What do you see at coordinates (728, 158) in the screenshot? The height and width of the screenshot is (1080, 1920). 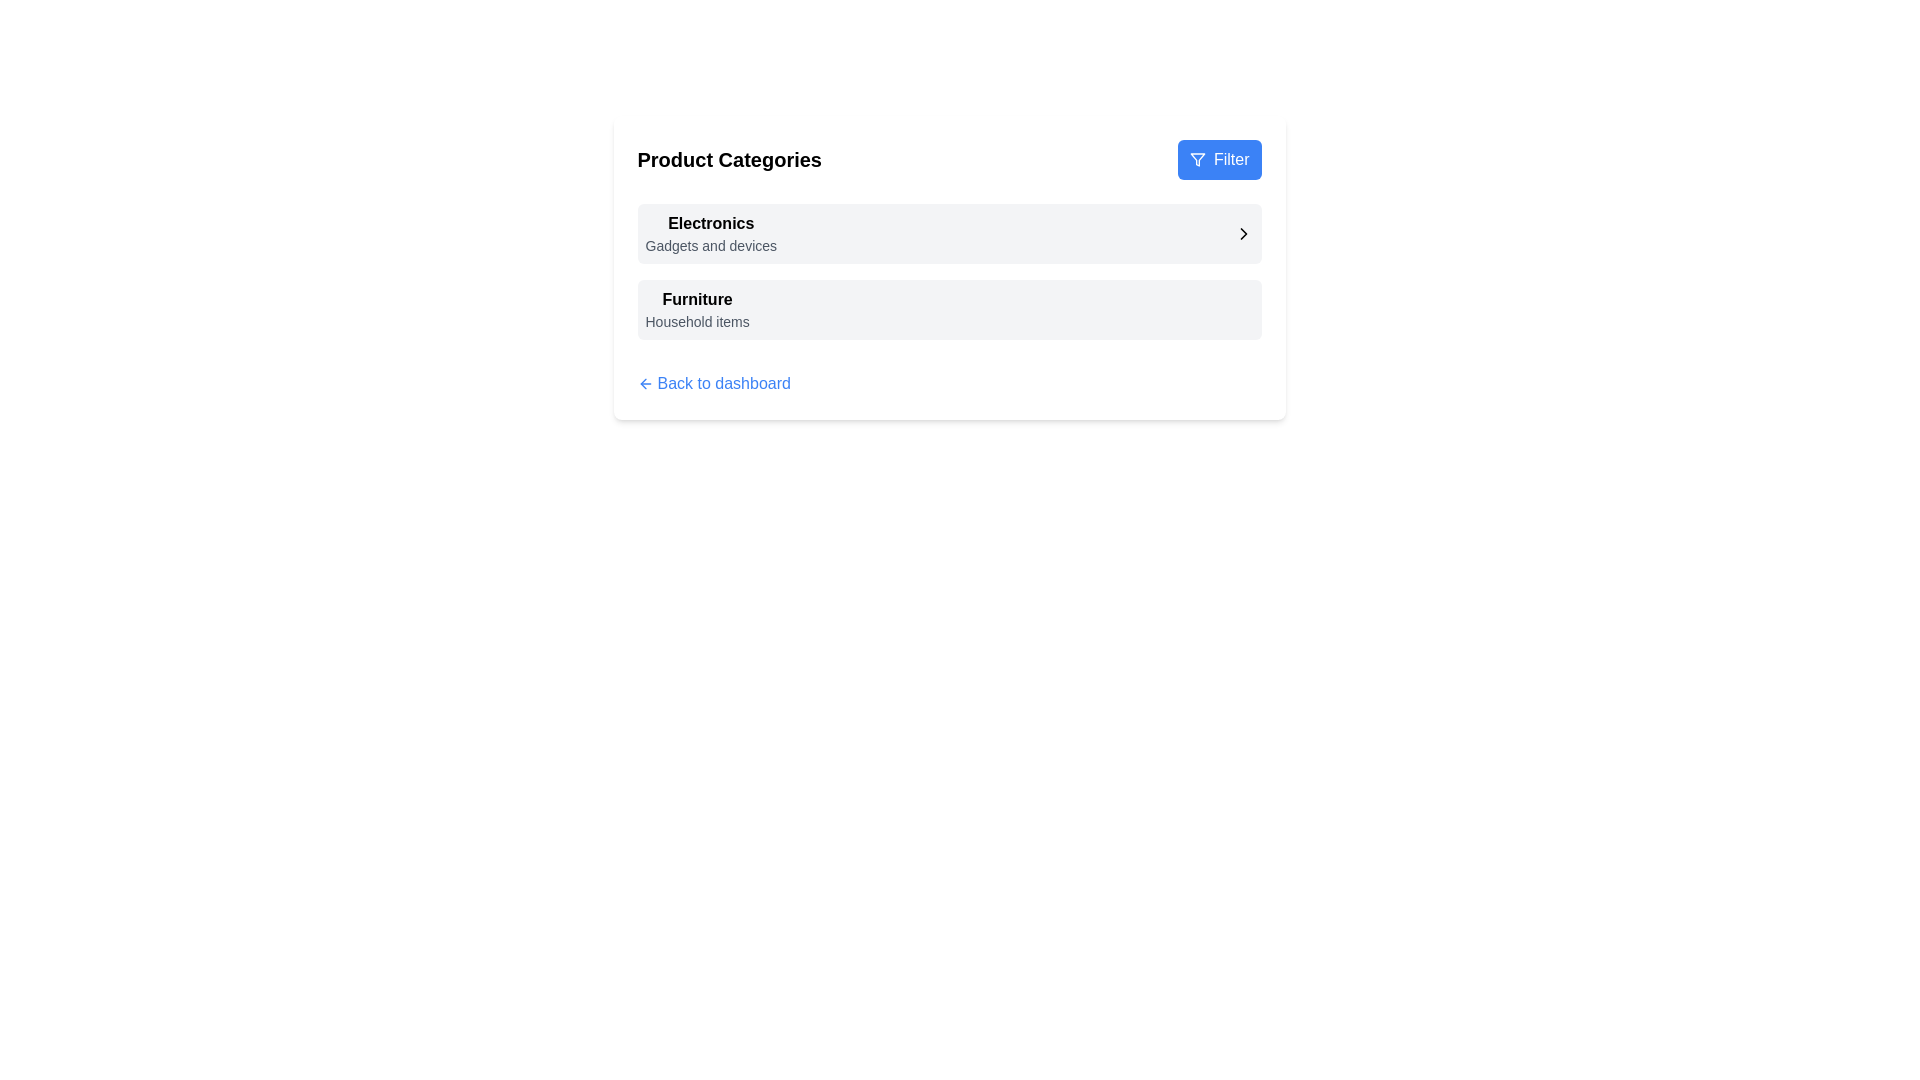 I see `the Text label that serves as a section title for the category of items displayed in the interface, located near the upper-left corner next to the 'Filter' button` at bounding box center [728, 158].